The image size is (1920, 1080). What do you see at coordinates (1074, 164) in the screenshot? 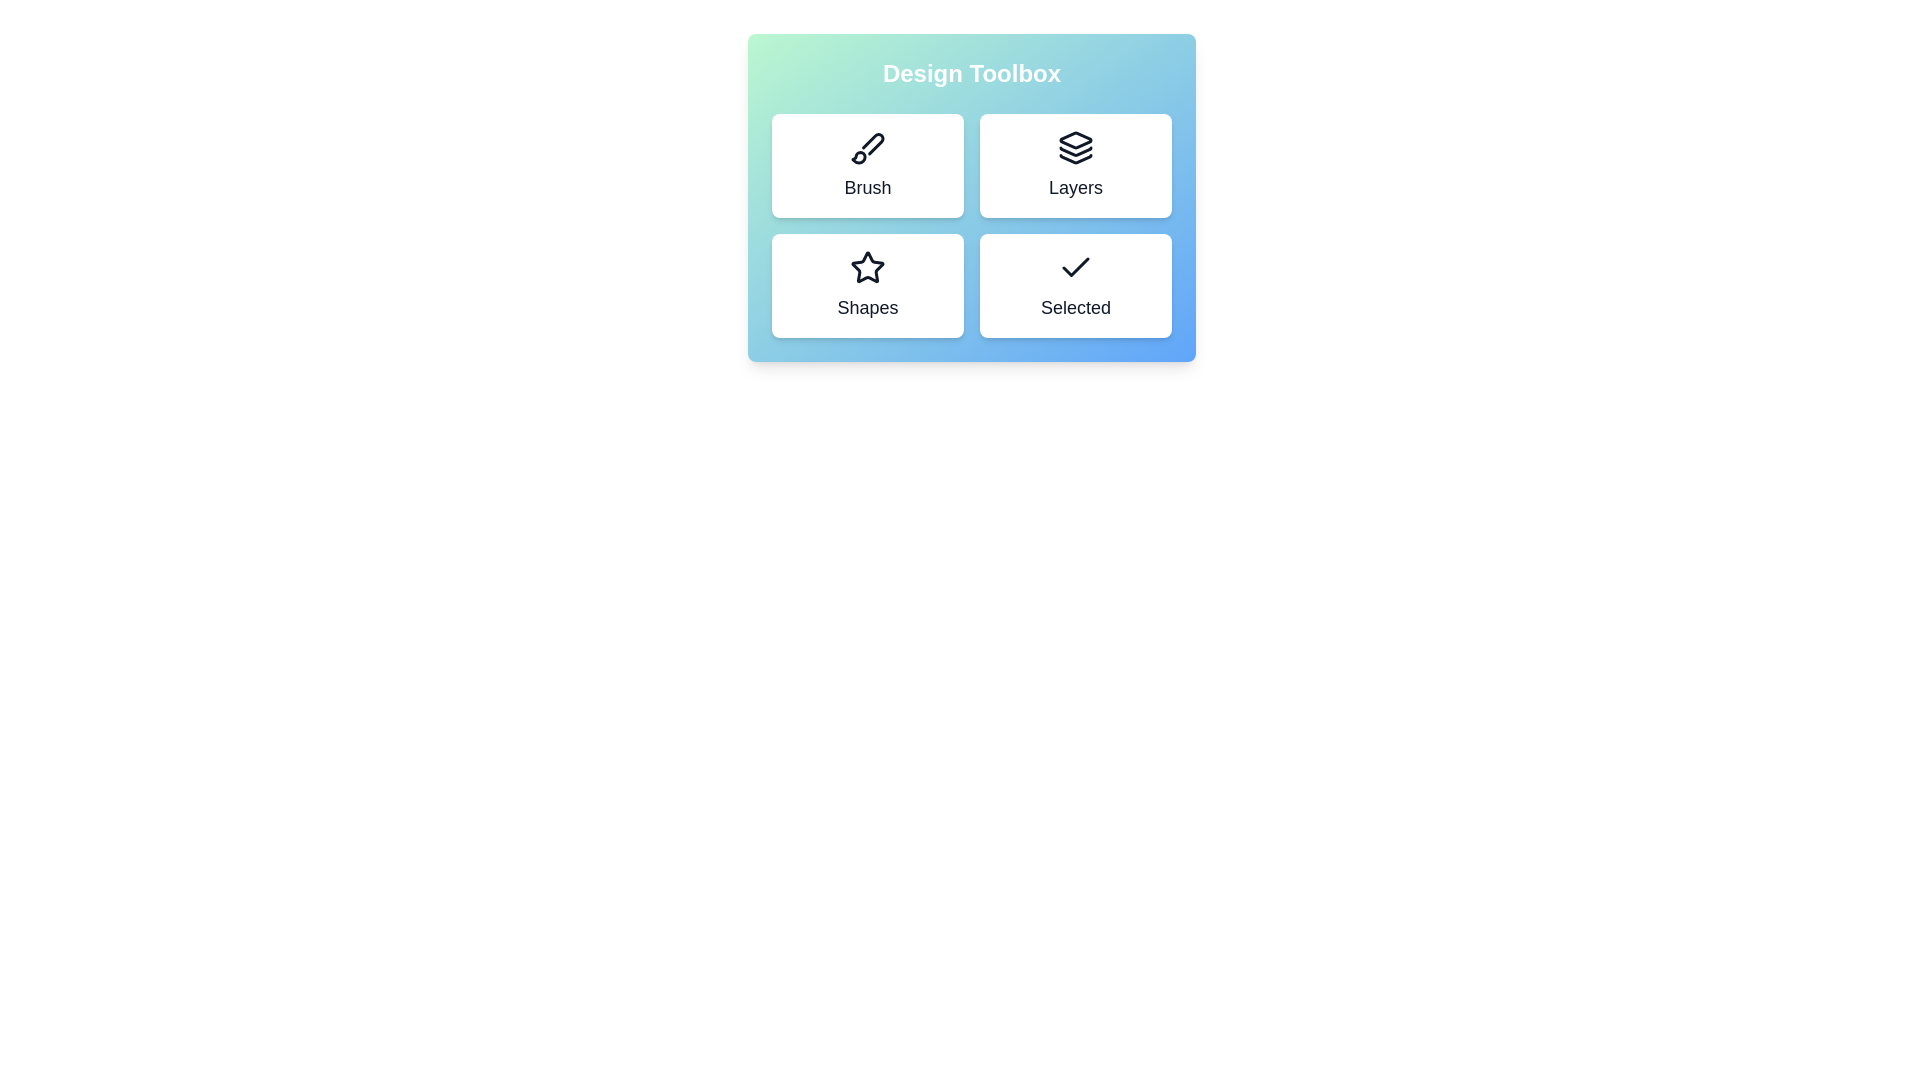
I see `the button labeled Layers to select or deselect it` at bounding box center [1074, 164].